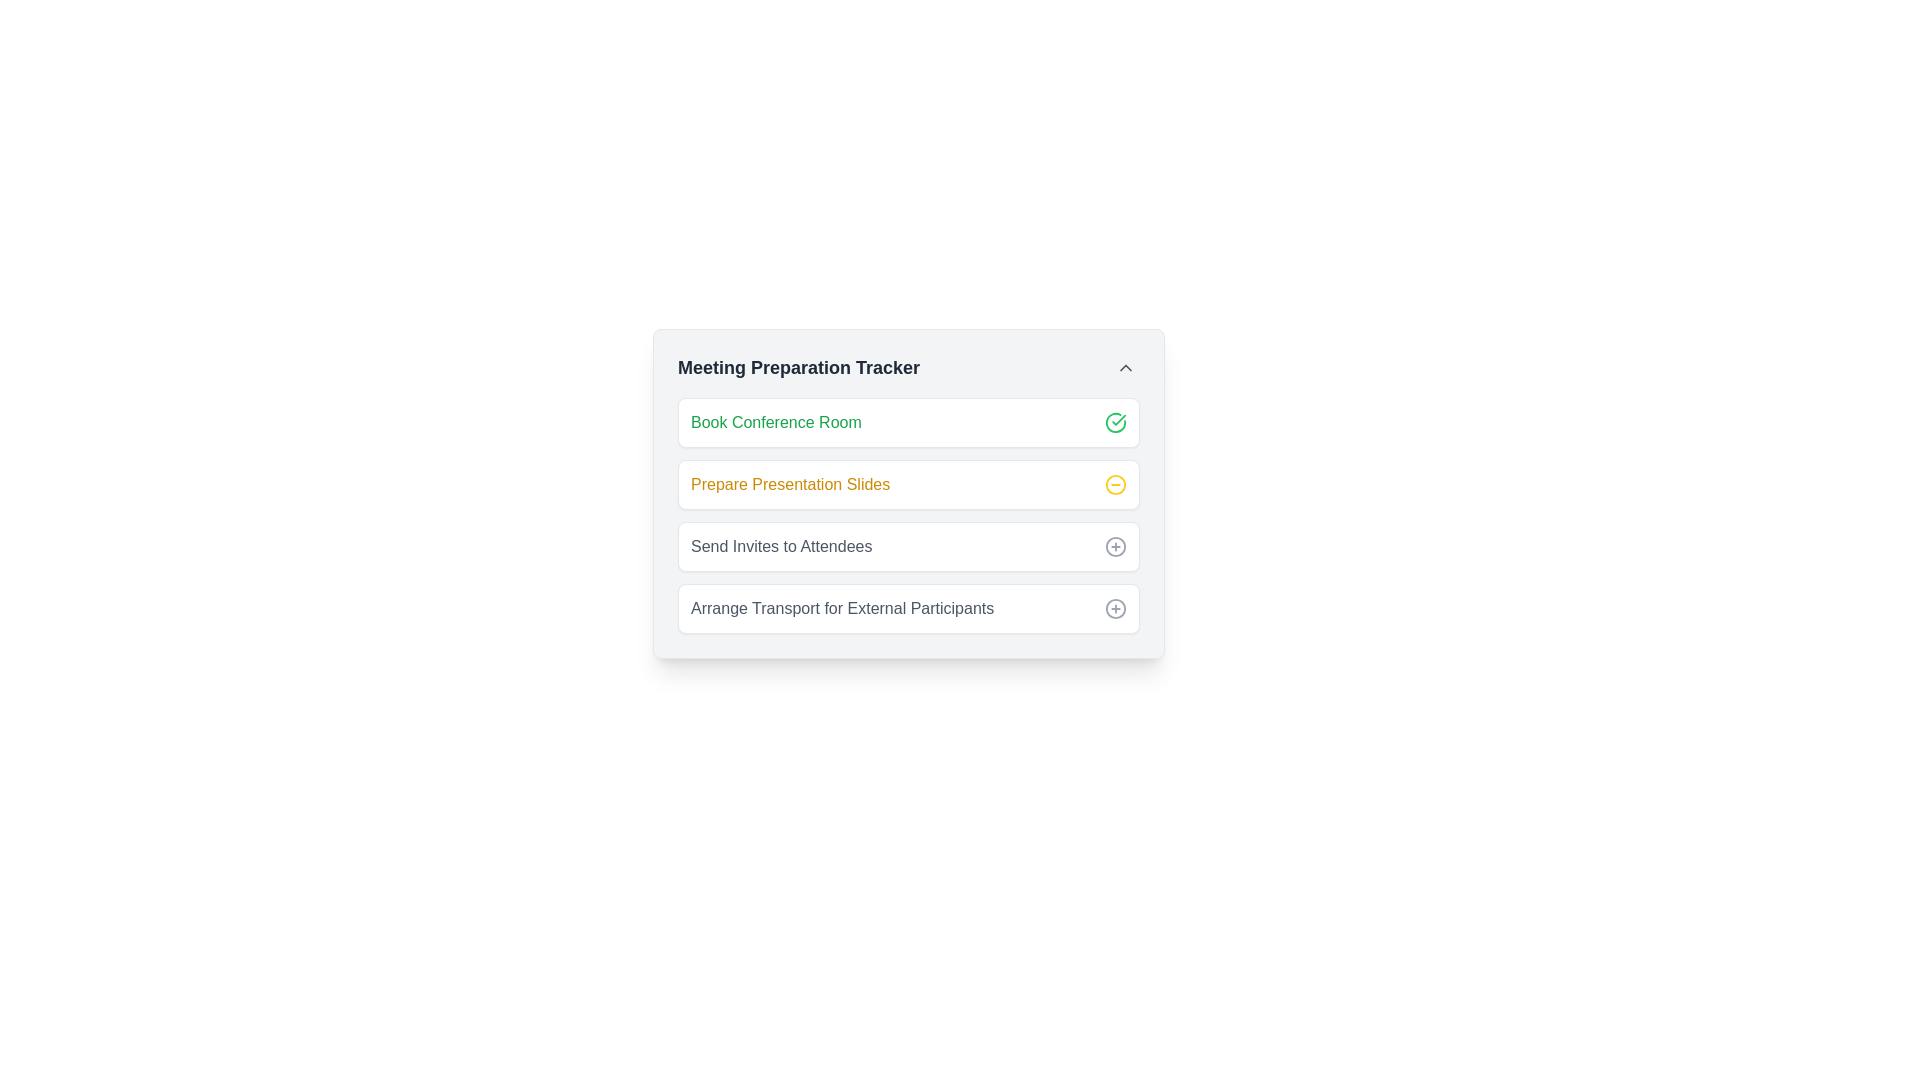  Describe the element at coordinates (1126, 367) in the screenshot. I see `the upward chevron icon located in the top-right corner of the 'Meeting Preparation Tracker' panel` at that location.